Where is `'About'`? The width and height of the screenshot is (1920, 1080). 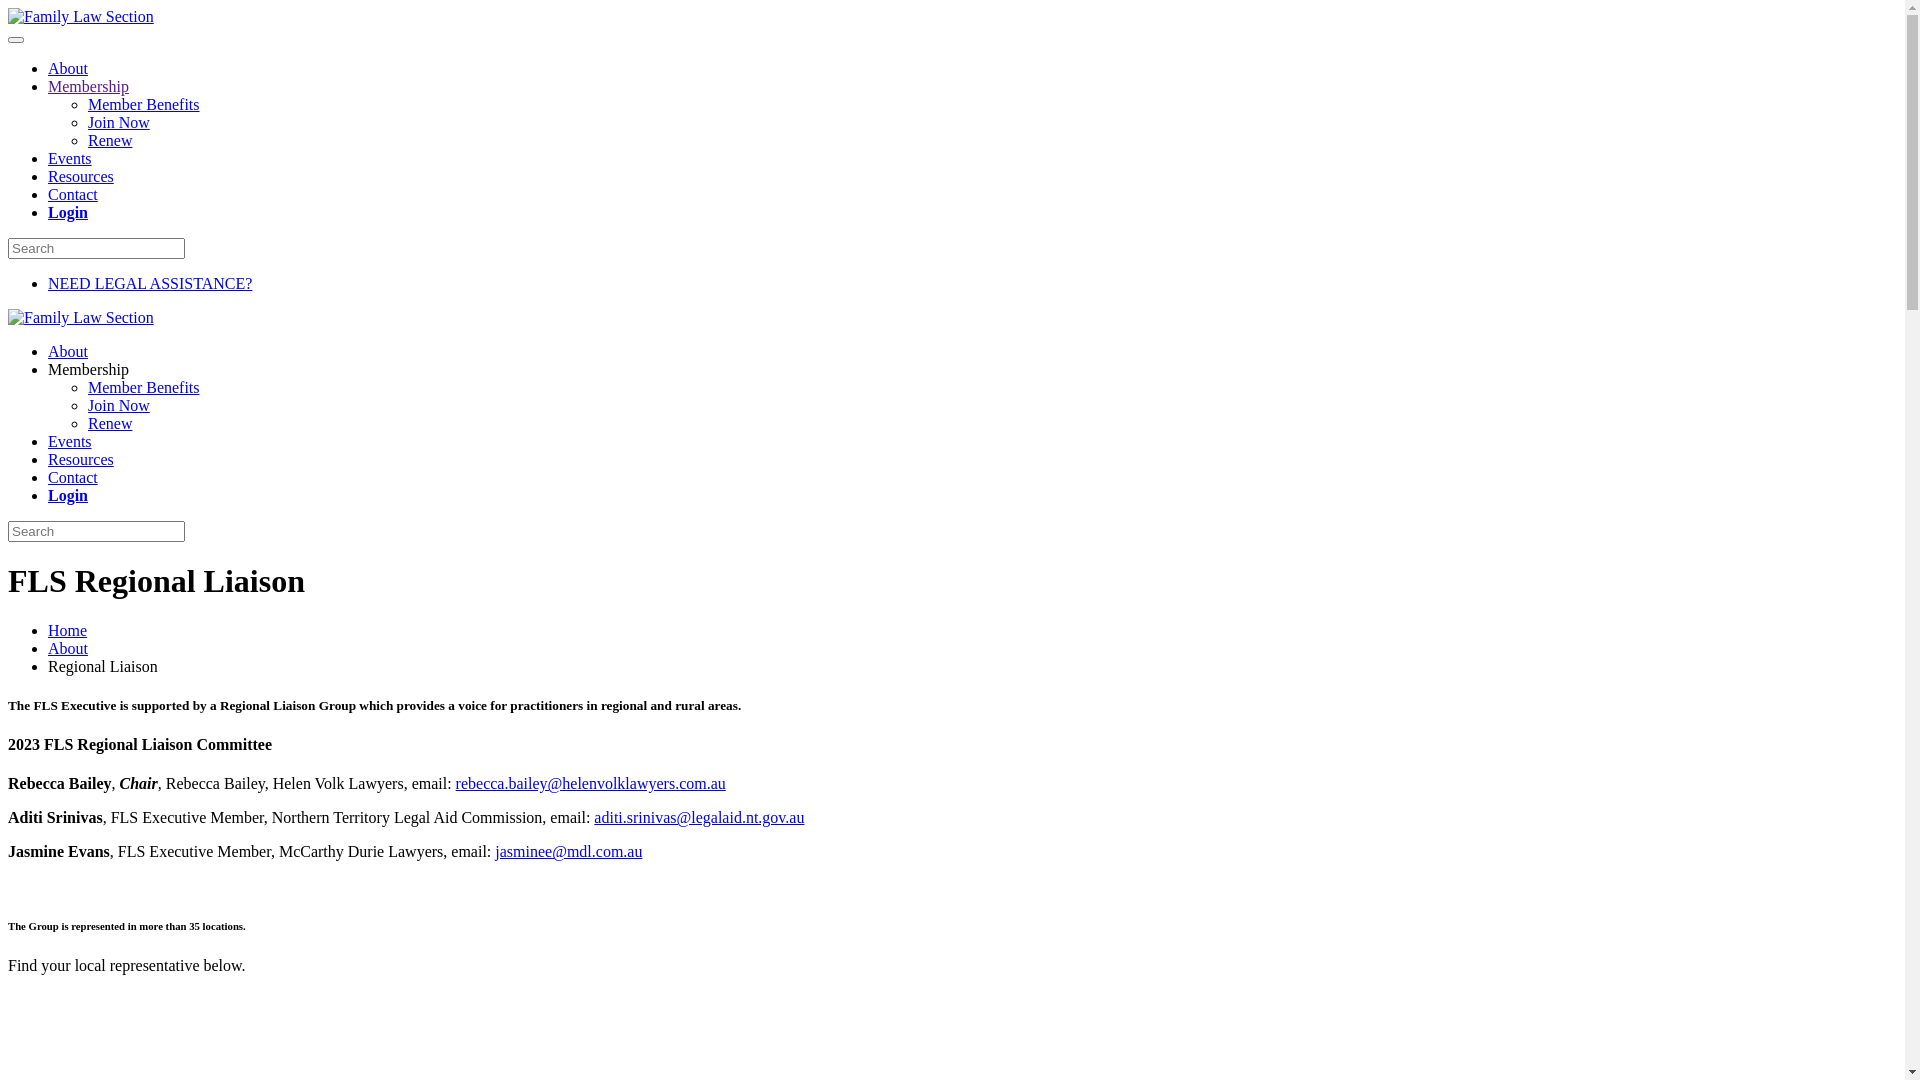 'About' is located at coordinates (67, 648).